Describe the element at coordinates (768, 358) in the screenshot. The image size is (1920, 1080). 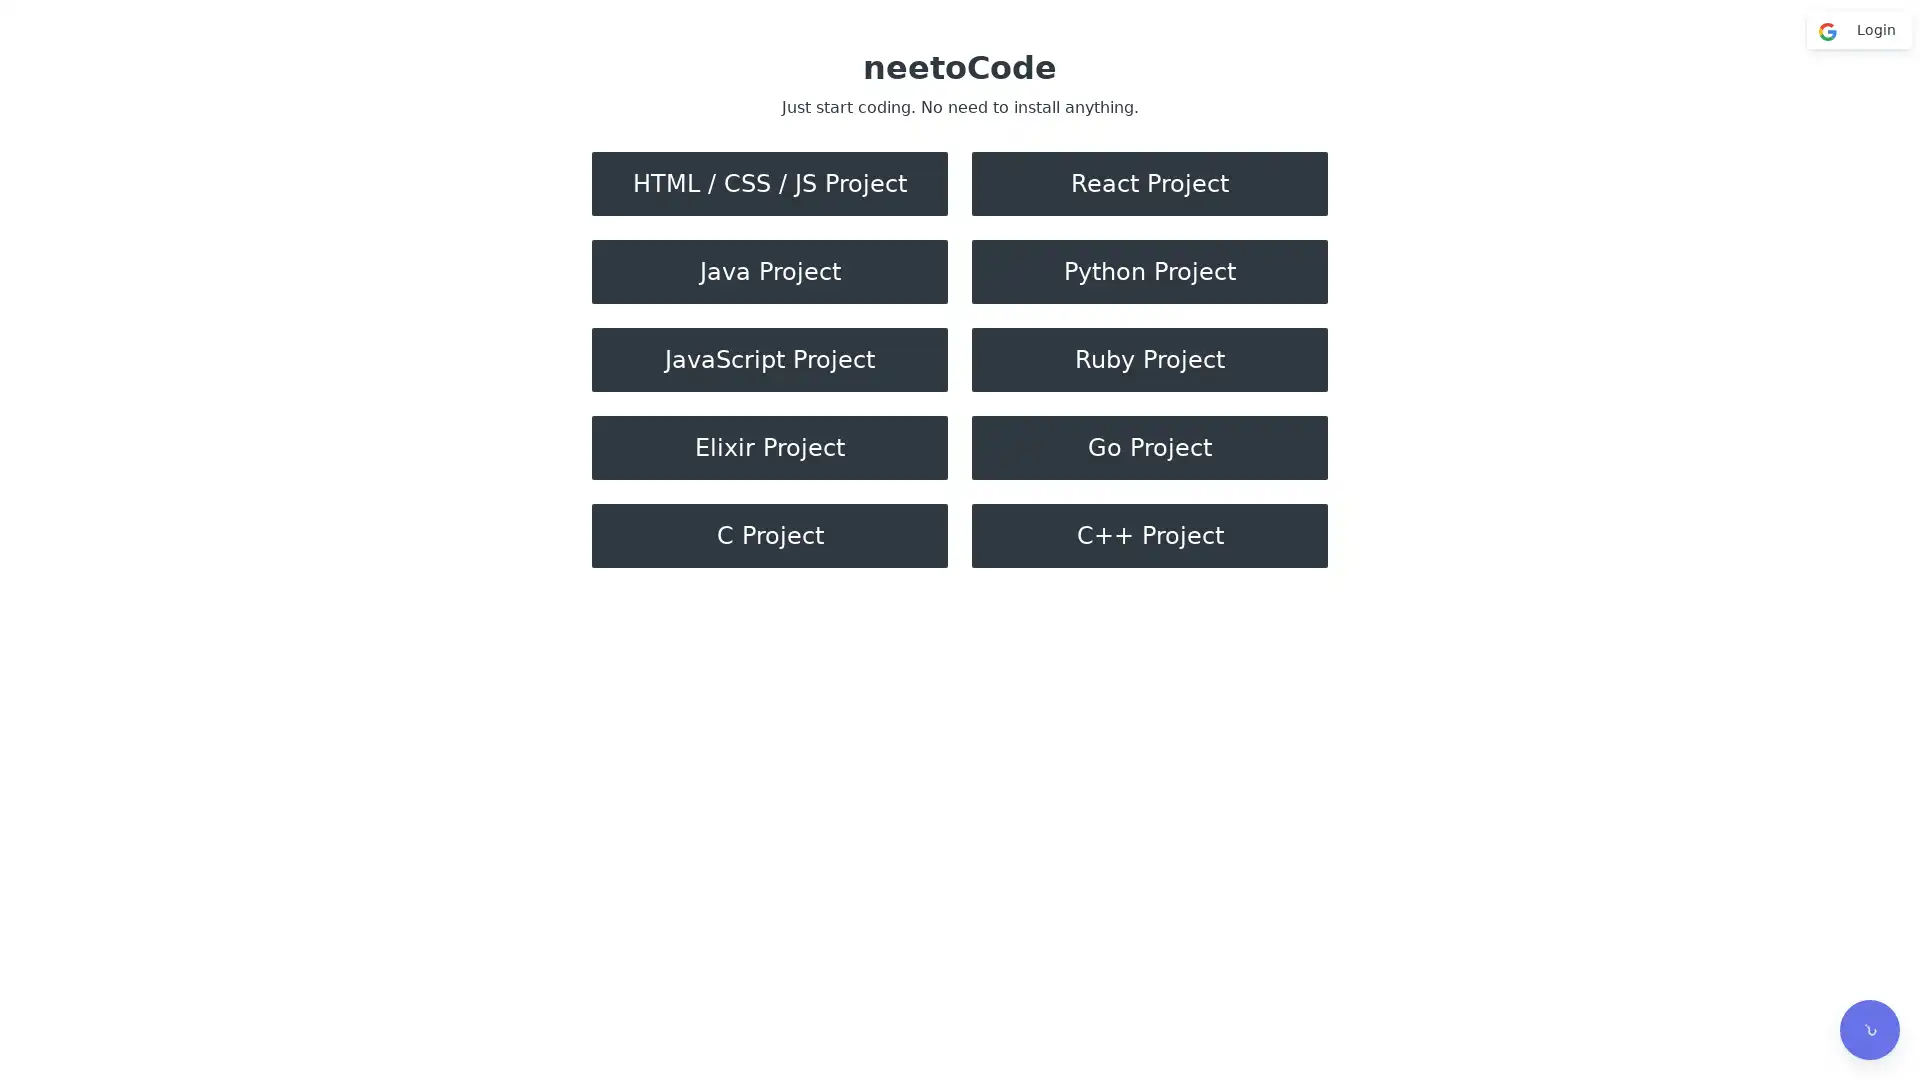
I see `JavaScript Project` at that location.